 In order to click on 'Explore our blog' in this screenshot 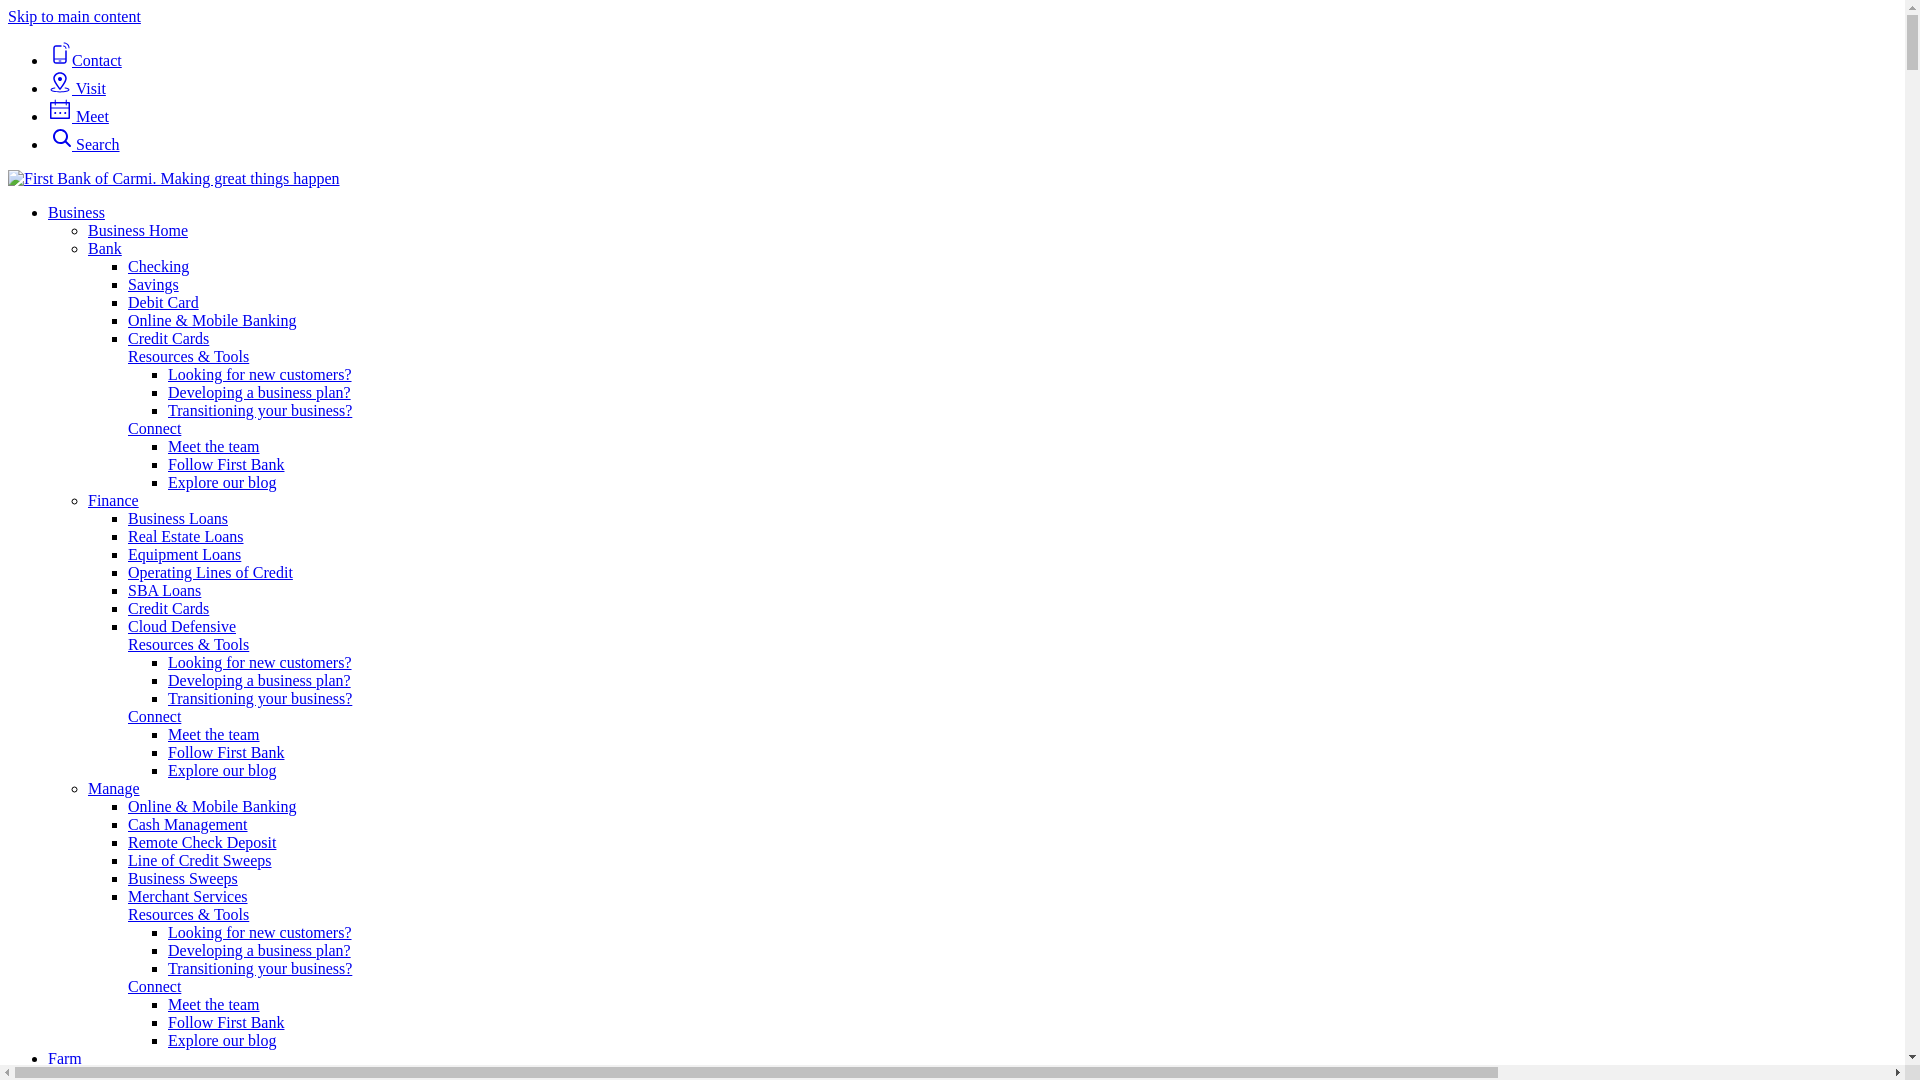, I will do `click(221, 769)`.